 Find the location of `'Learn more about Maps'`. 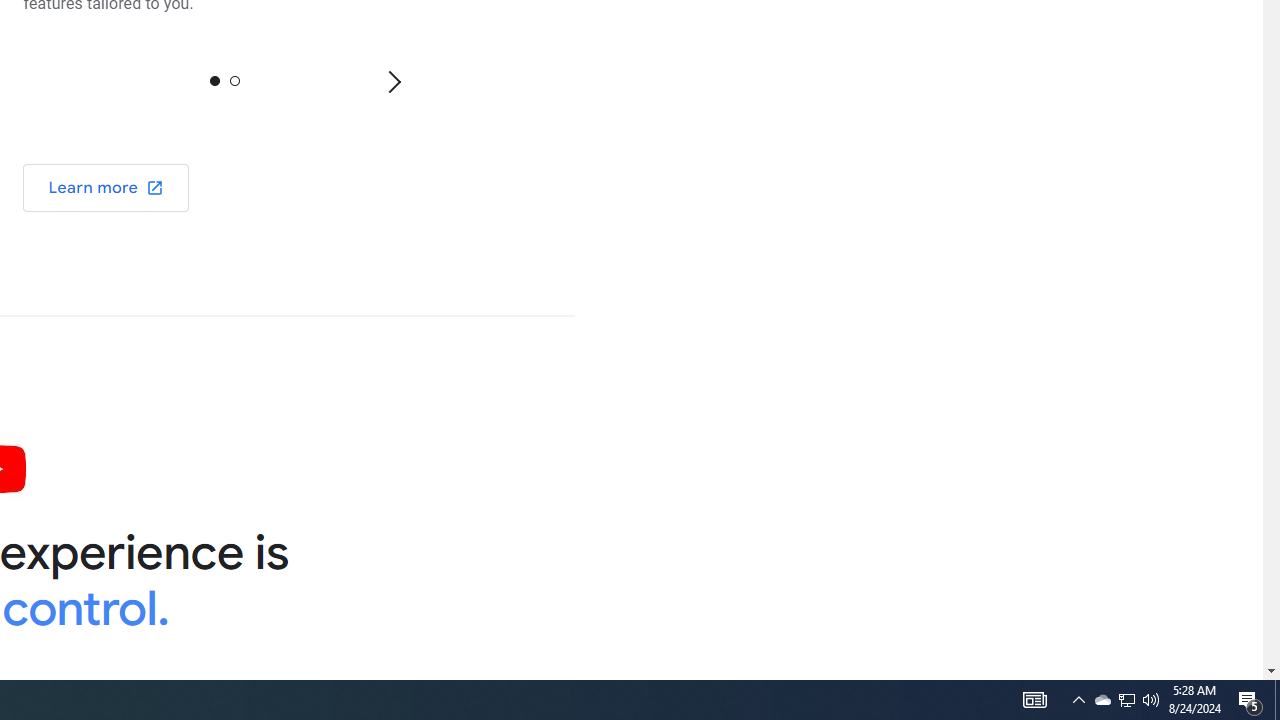

'Learn more about Maps' is located at coordinates (105, 187).